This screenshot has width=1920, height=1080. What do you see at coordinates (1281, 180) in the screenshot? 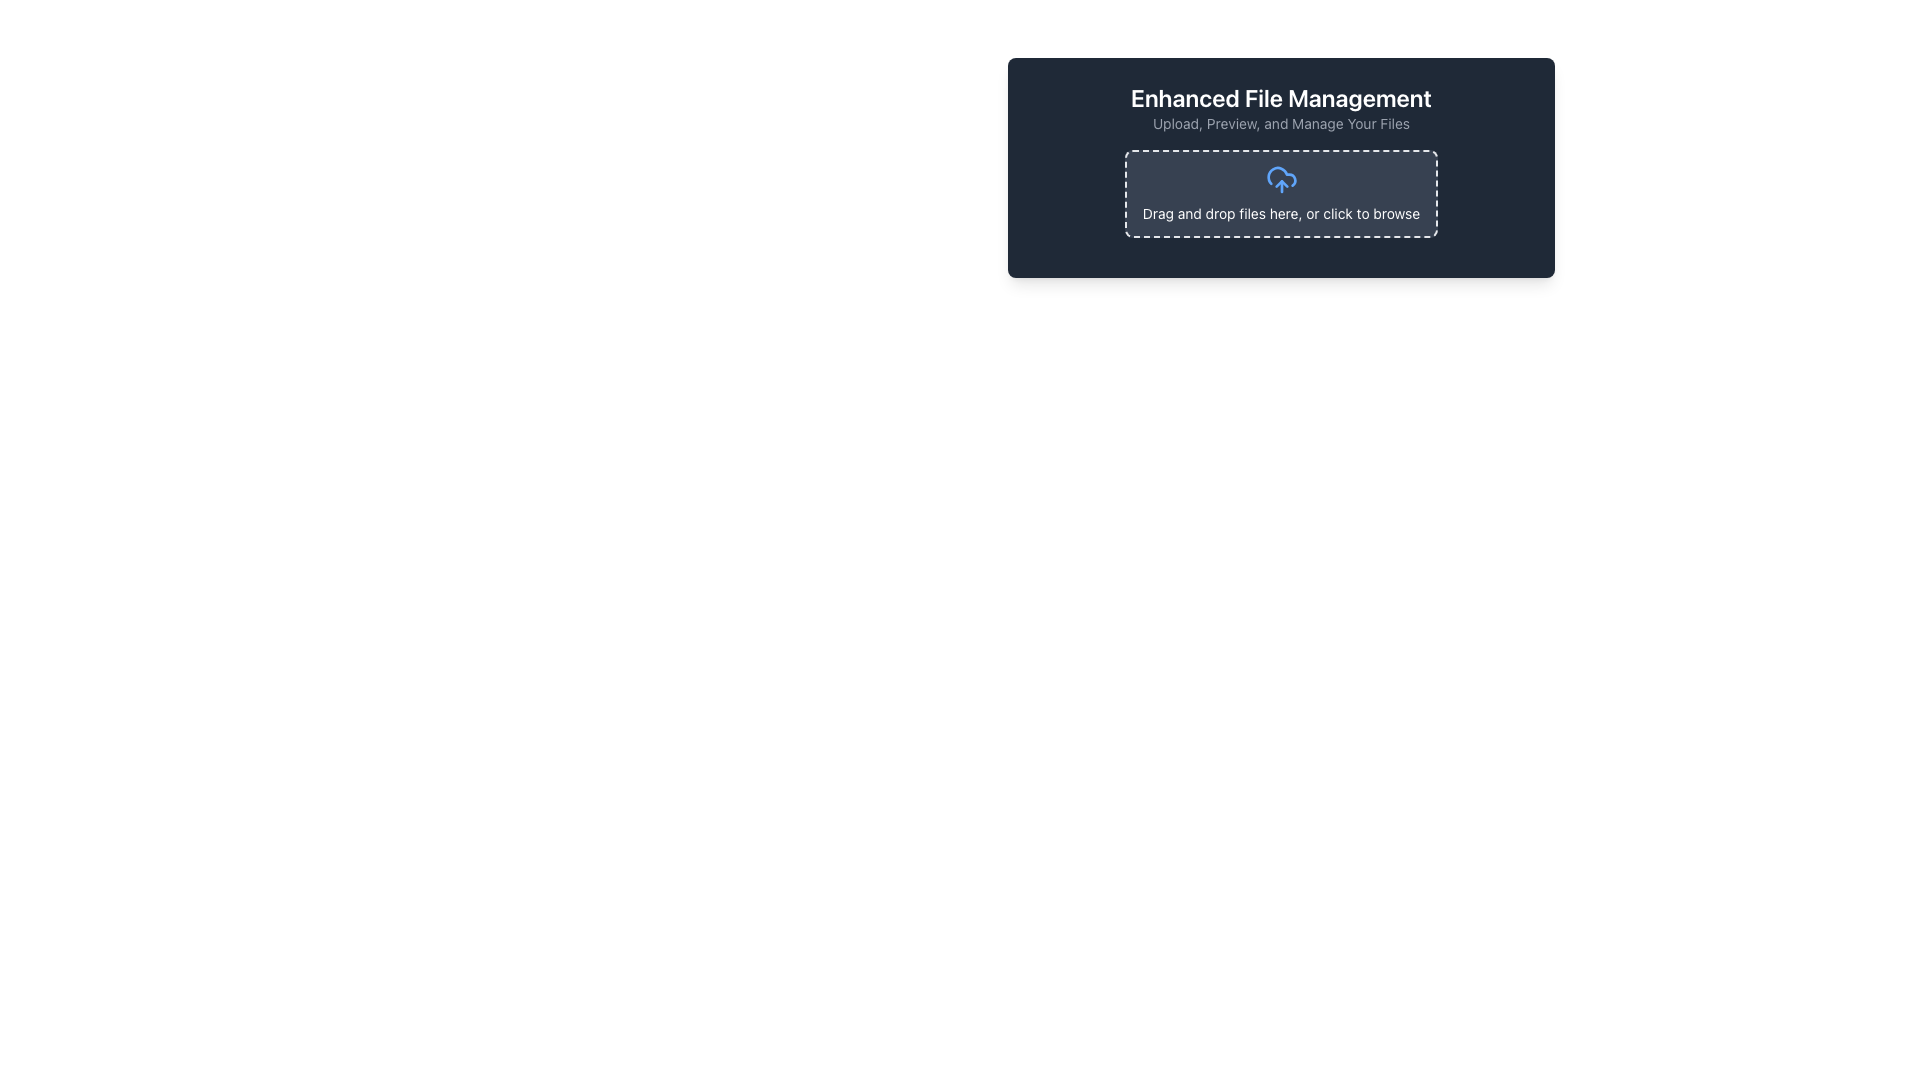
I see `the file upload icon located within the dashed-border rectangle, which is part of a larger box containing a title and instruction text` at bounding box center [1281, 180].